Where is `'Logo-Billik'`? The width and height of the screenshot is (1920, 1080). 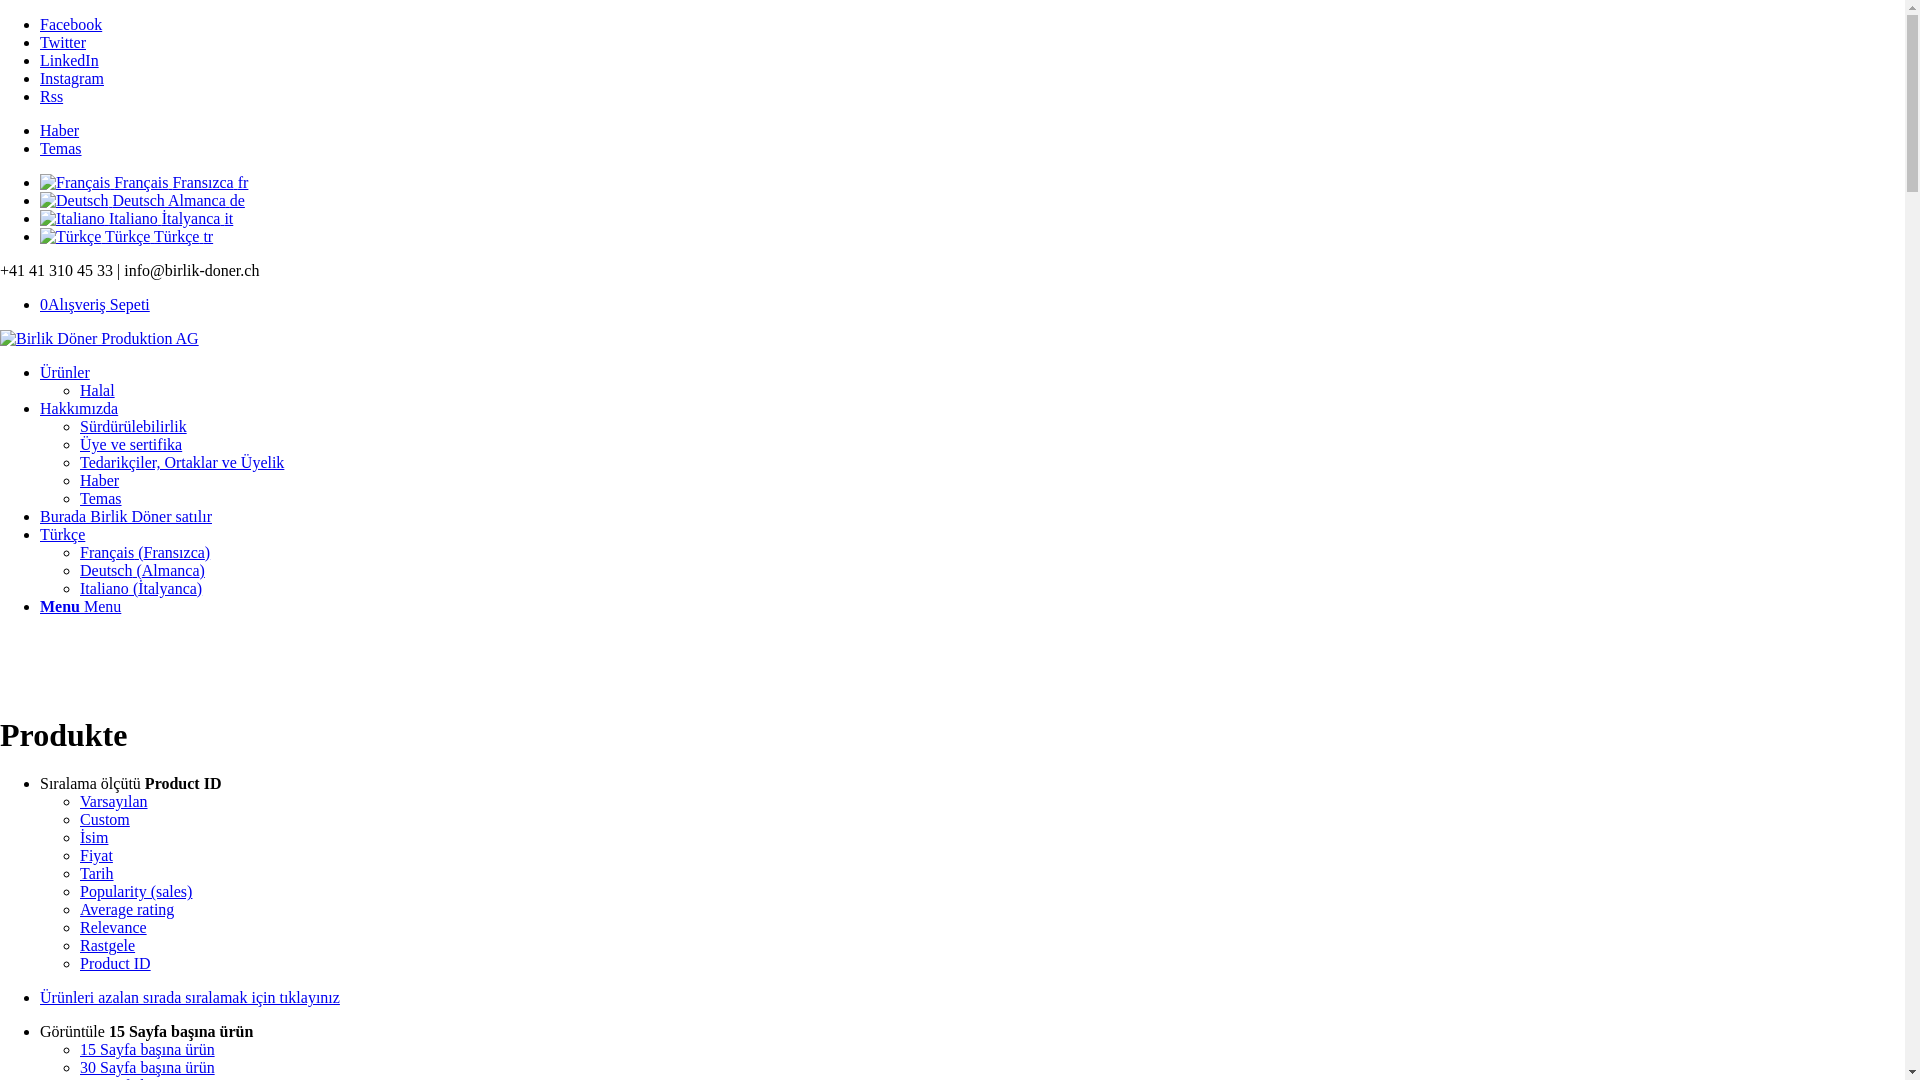 'Logo-Billik' is located at coordinates (98, 338).